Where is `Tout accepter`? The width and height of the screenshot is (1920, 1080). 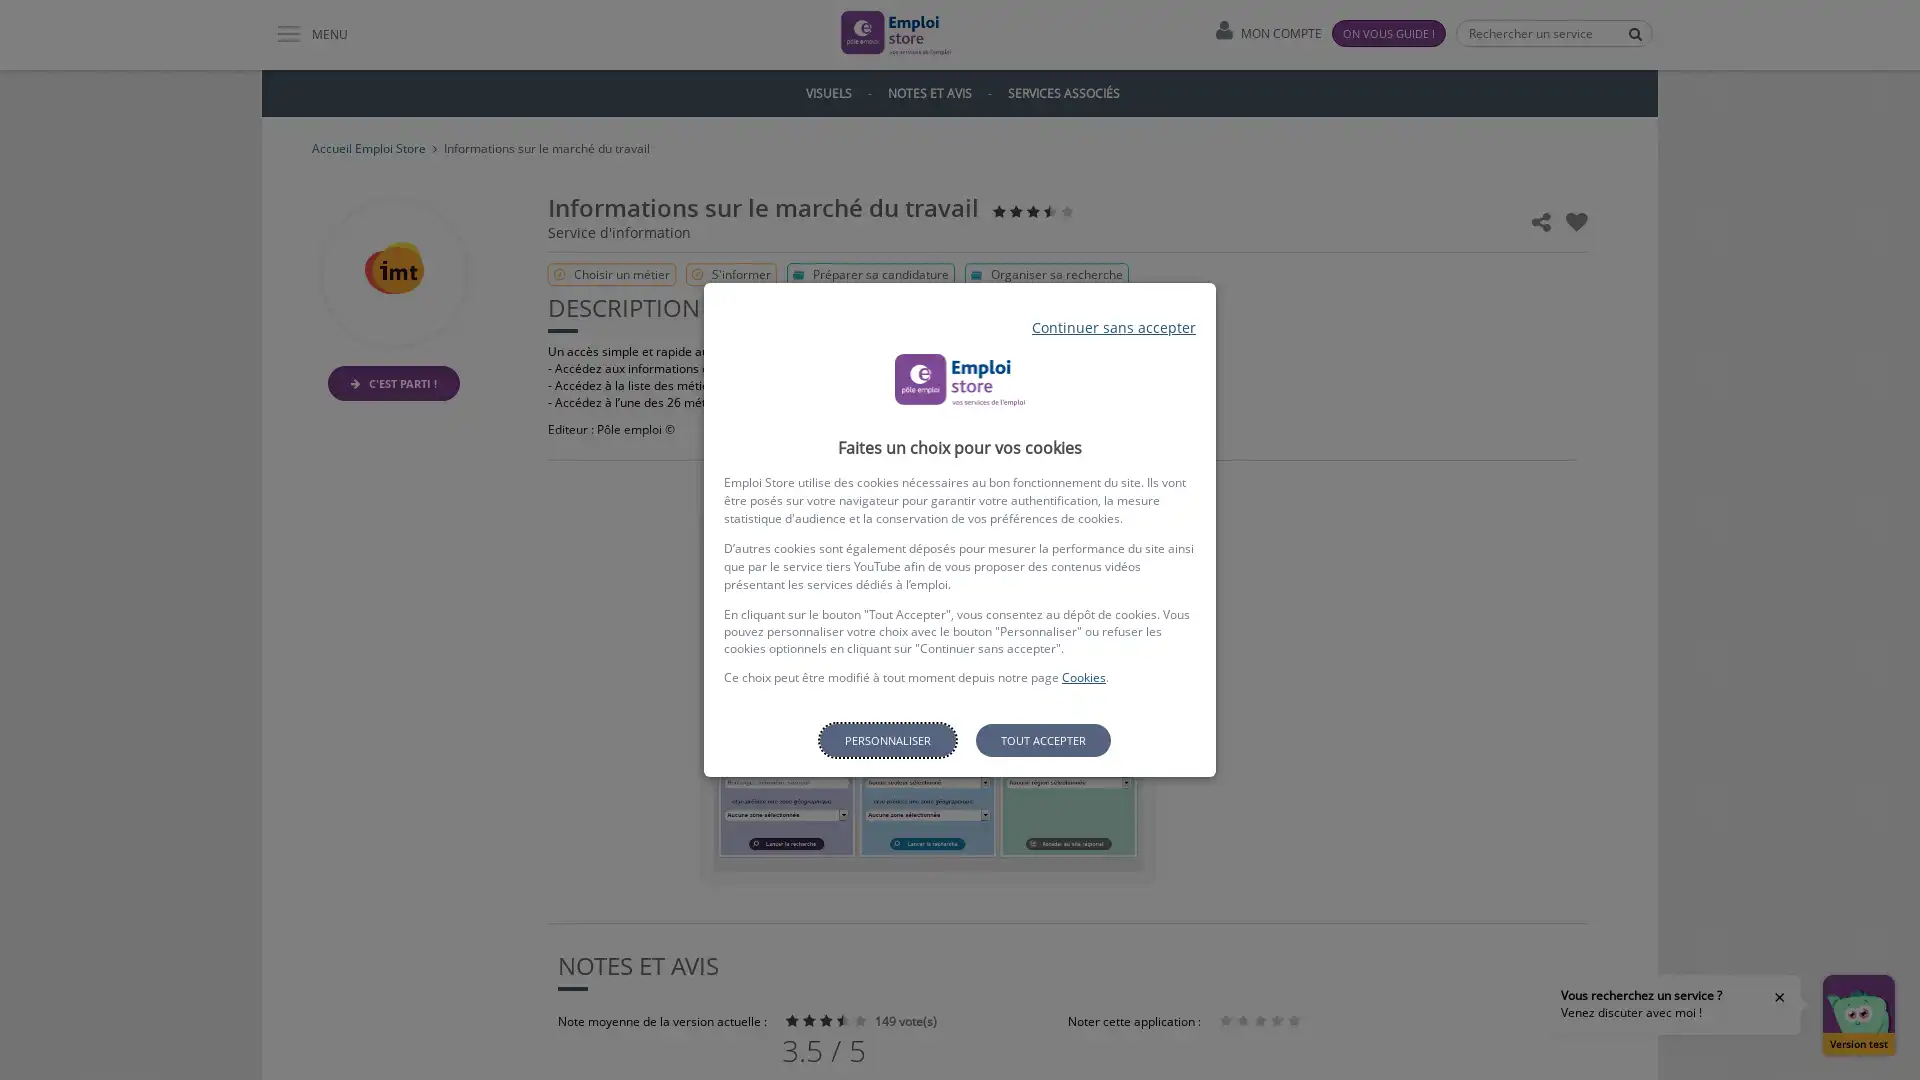 Tout accepter is located at coordinates (1041, 740).